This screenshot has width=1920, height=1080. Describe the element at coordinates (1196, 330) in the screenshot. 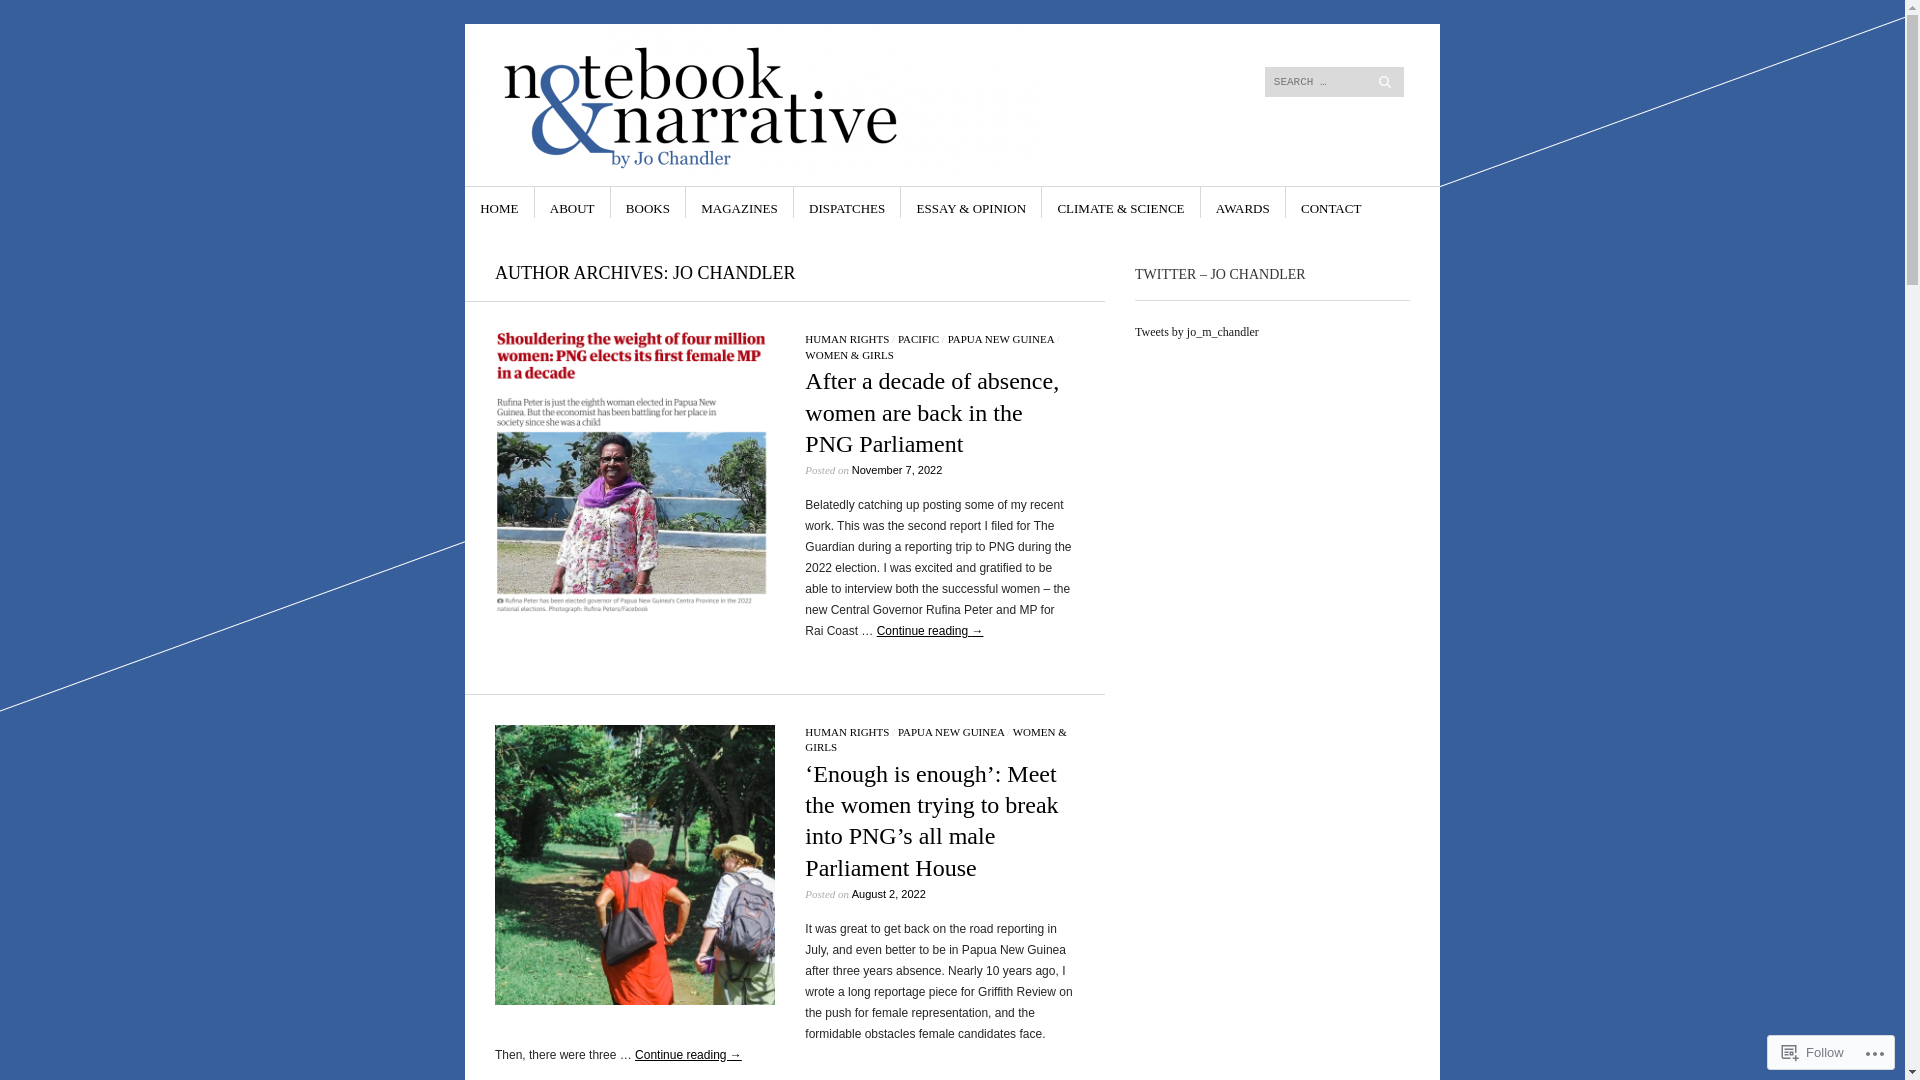

I see `'Tweets by jo_m_chandler'` at that location.